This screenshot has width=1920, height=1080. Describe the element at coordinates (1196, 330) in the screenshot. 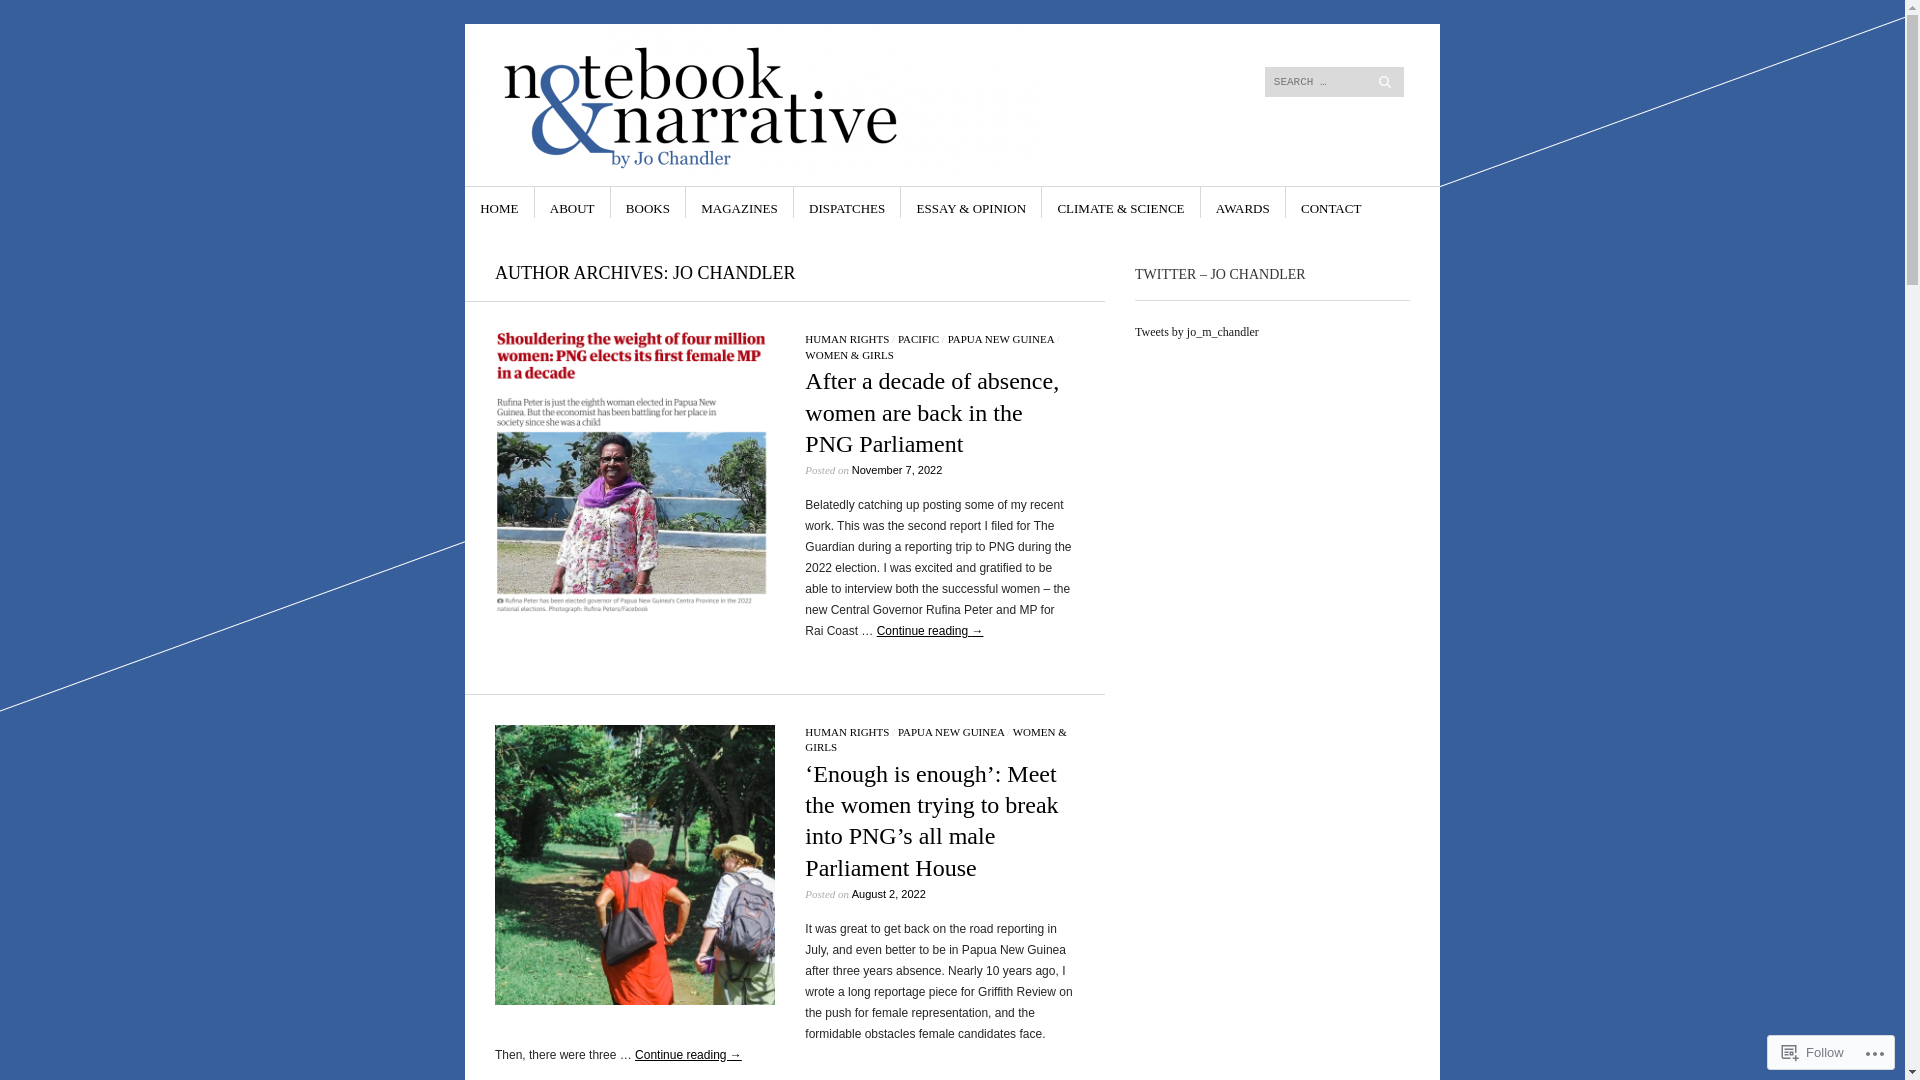

I see `'Tweets by jo_m_chandler'` at that location.